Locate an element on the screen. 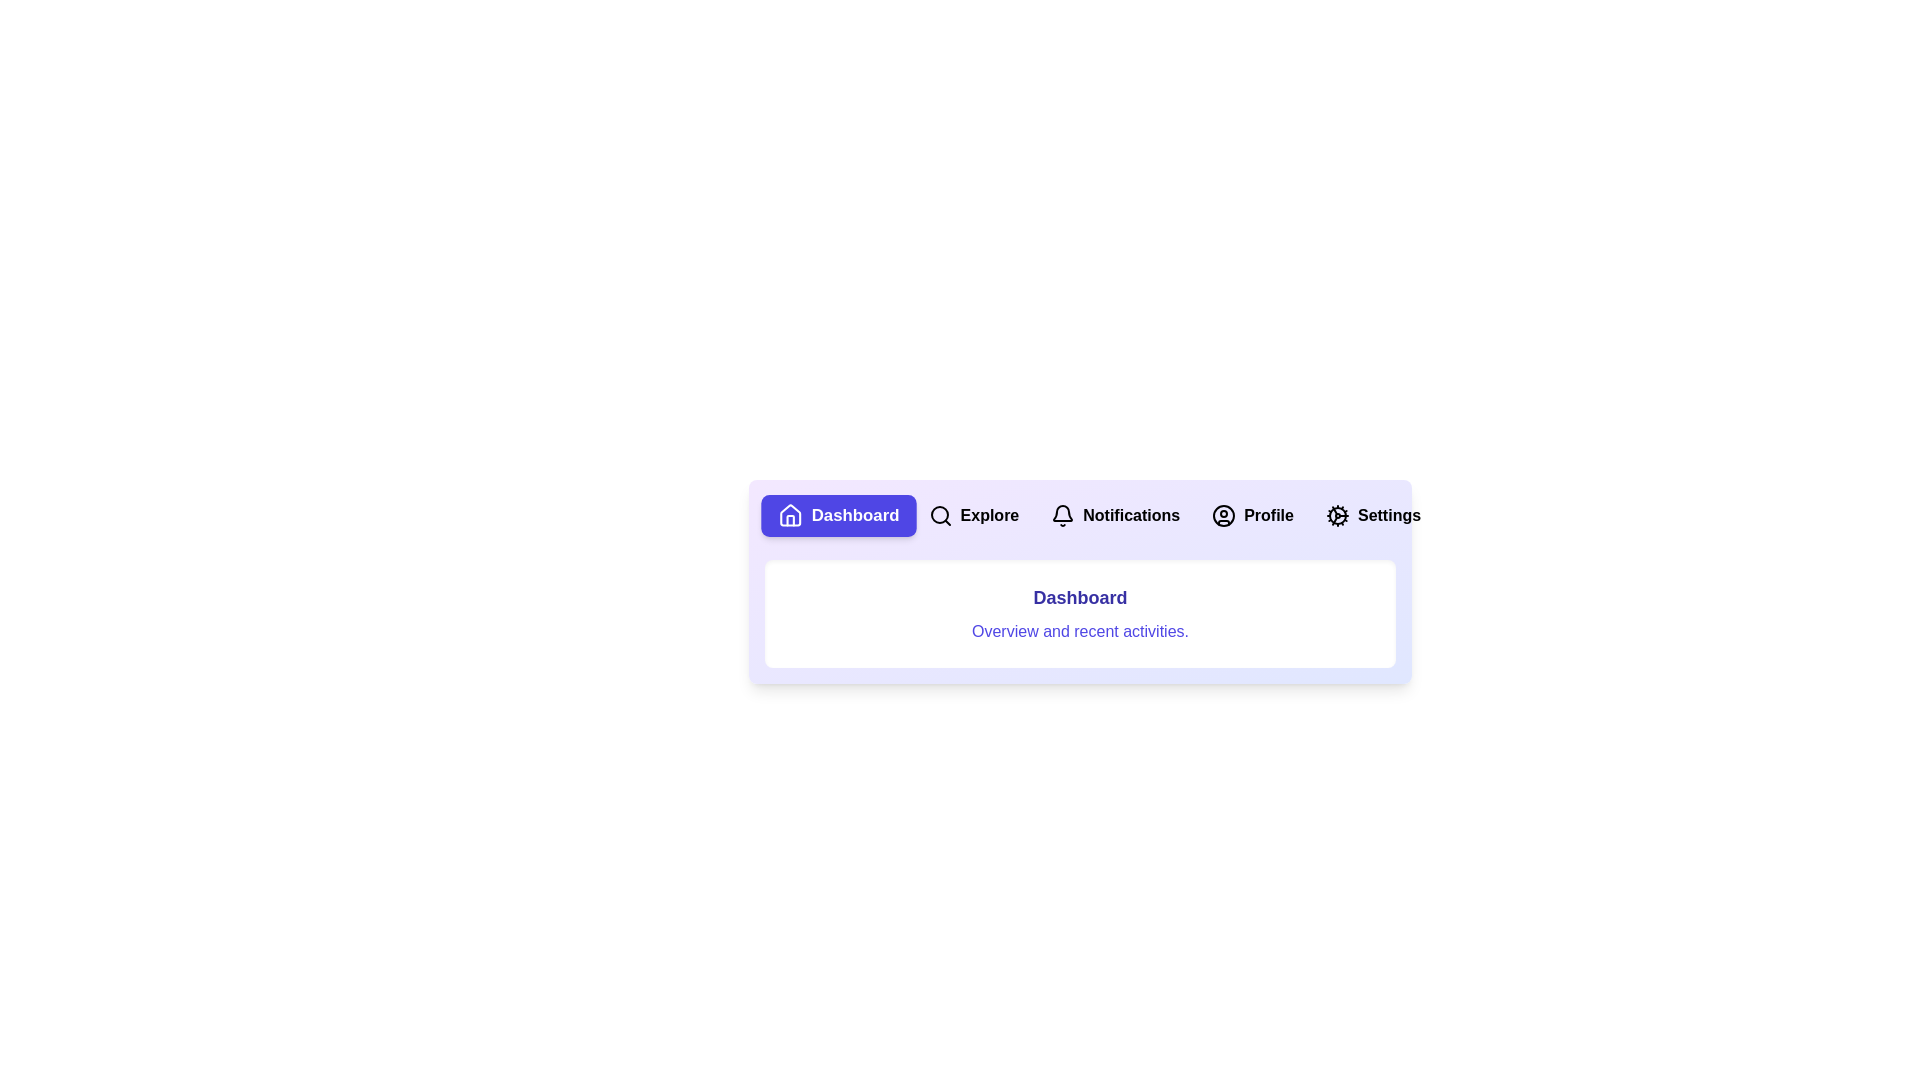 The width and height of the screenshot is (1920, 1080). the icon of the tab labeled Explore is located at coordinates (939, 515).